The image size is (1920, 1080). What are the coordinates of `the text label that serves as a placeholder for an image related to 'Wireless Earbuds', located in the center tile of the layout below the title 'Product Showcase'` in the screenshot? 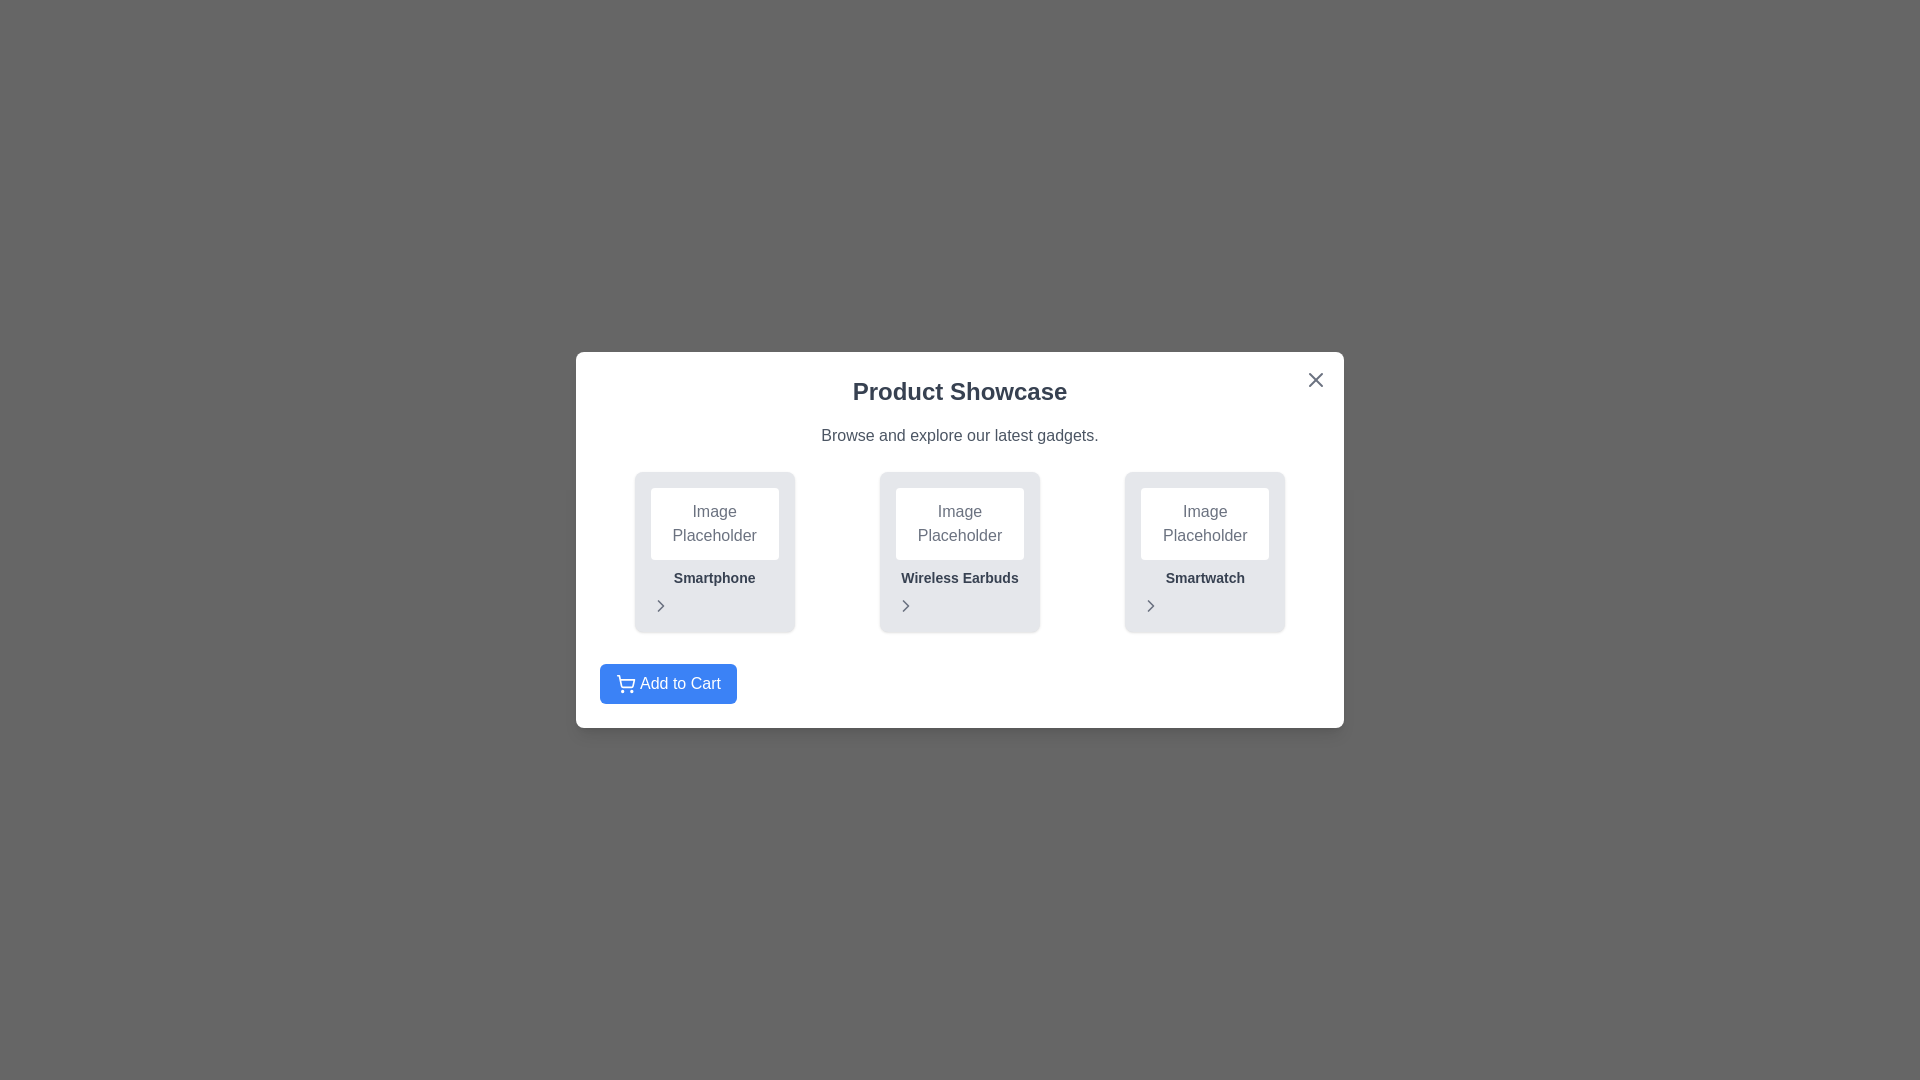 It's located at (960, 523).